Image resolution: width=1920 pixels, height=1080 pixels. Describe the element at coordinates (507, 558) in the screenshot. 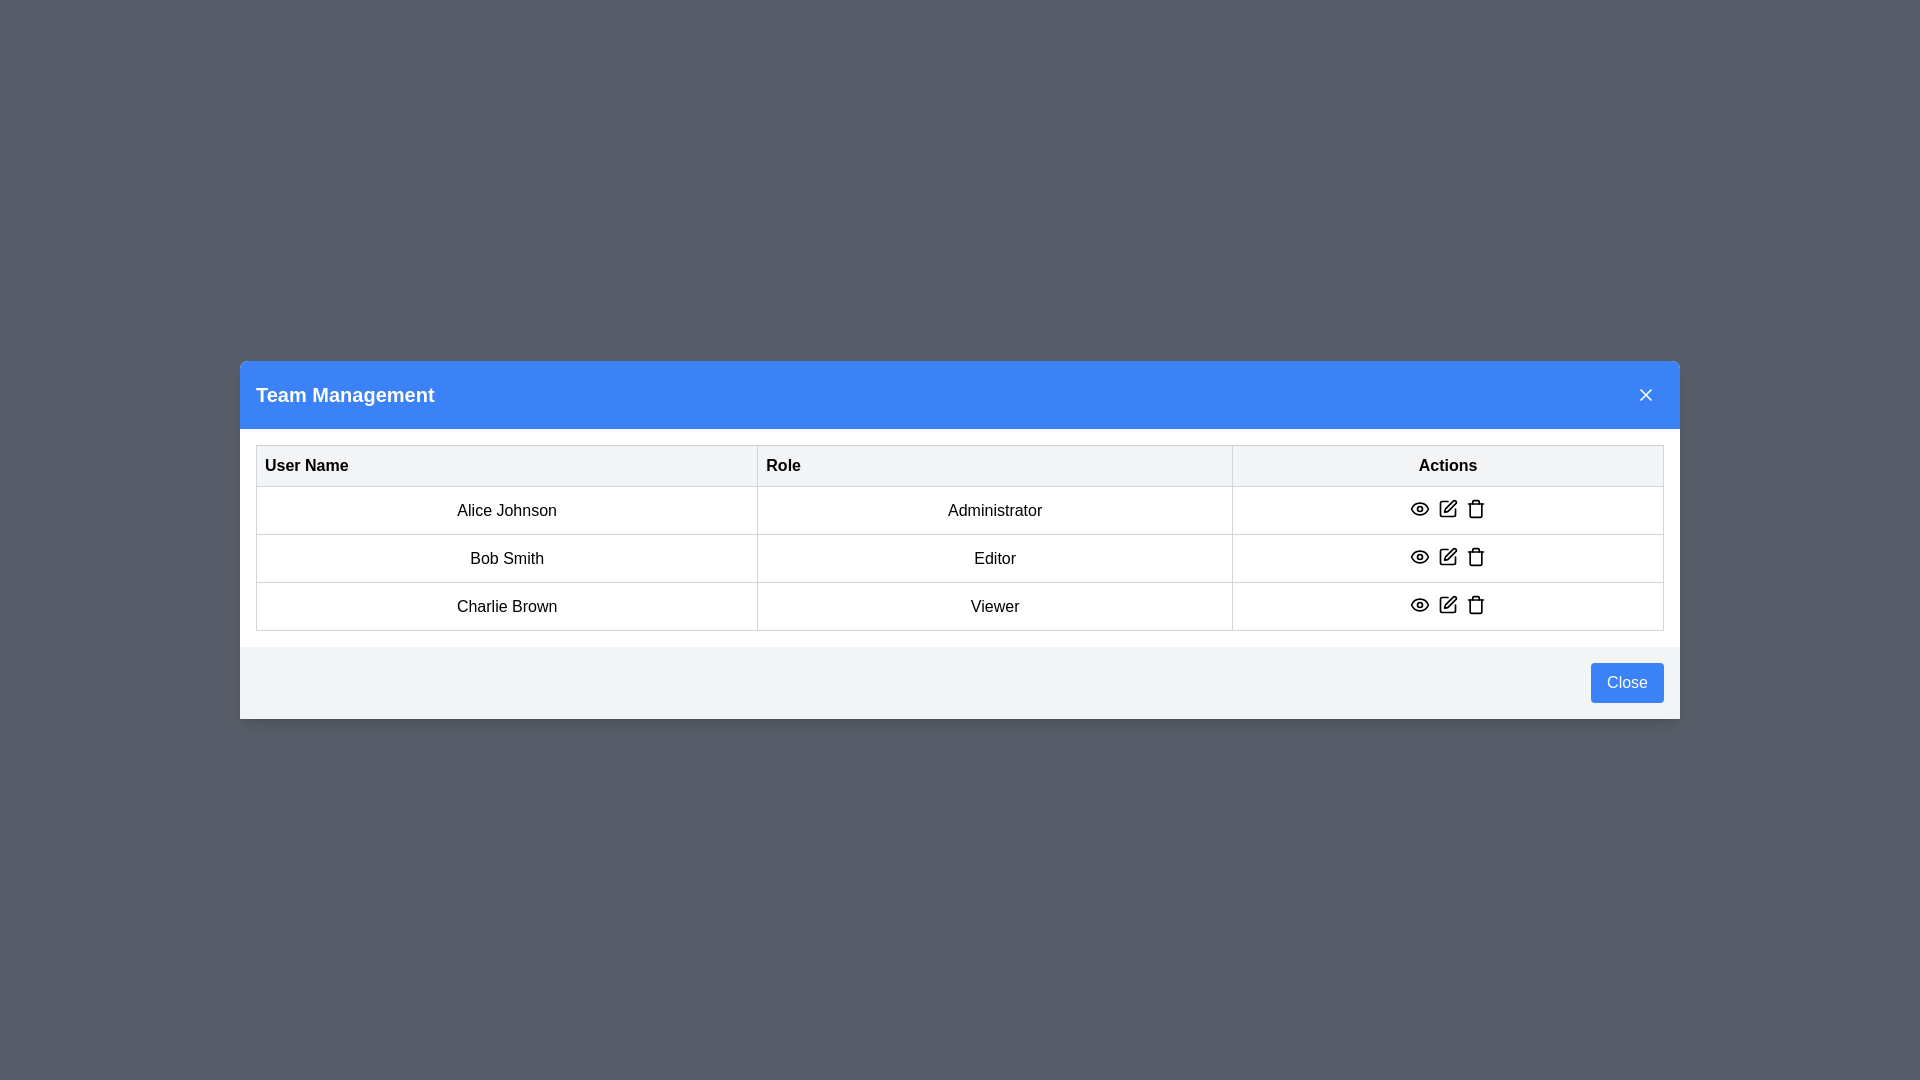

I see `text content of the Label displaying user name 'Bob Smith' located in the second row under the 'User Name' column in a table` at that location.